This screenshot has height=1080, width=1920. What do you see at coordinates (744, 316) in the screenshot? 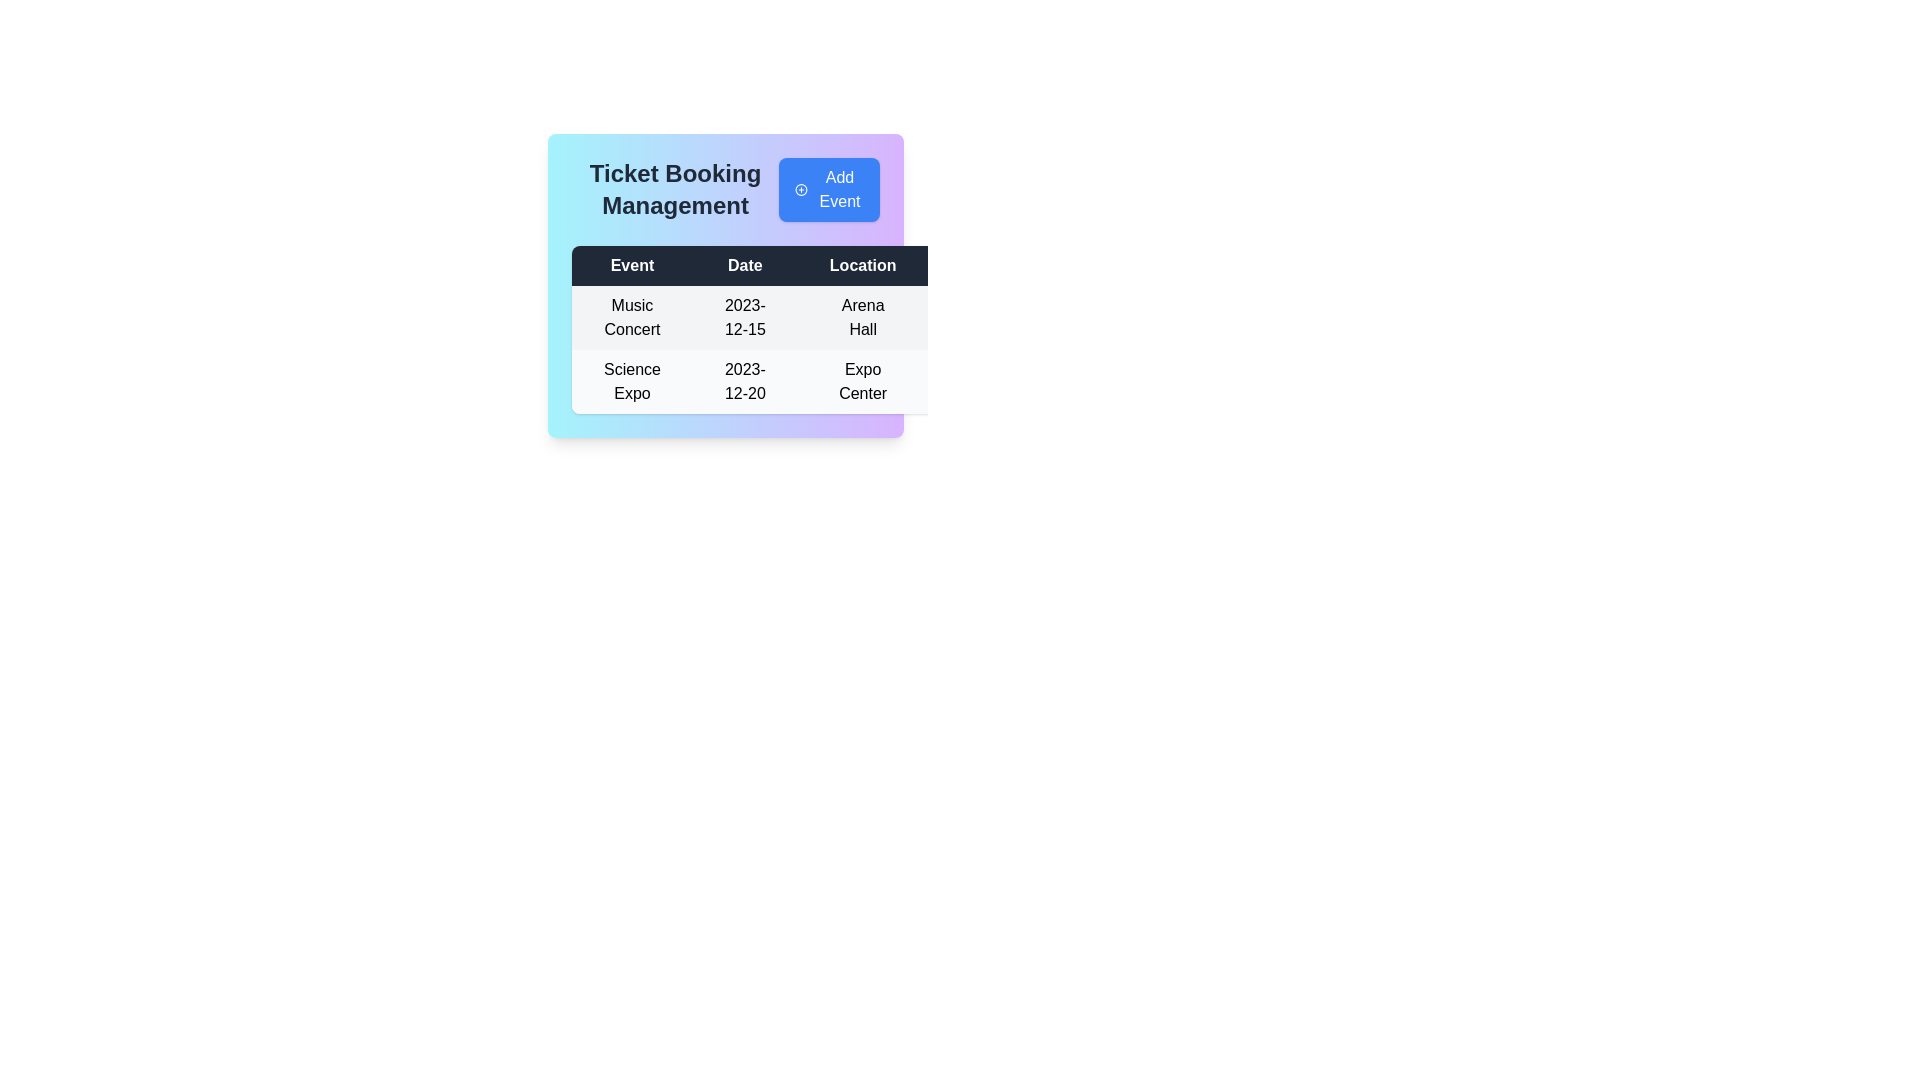
I see `the static text element that displays the date of the event, located in the middle cell under the 'Date' column in the first row of the table, horizontally aligned with the 'Music Concert' and 'Arena Hall' cells` at bounding box center [744, 316].